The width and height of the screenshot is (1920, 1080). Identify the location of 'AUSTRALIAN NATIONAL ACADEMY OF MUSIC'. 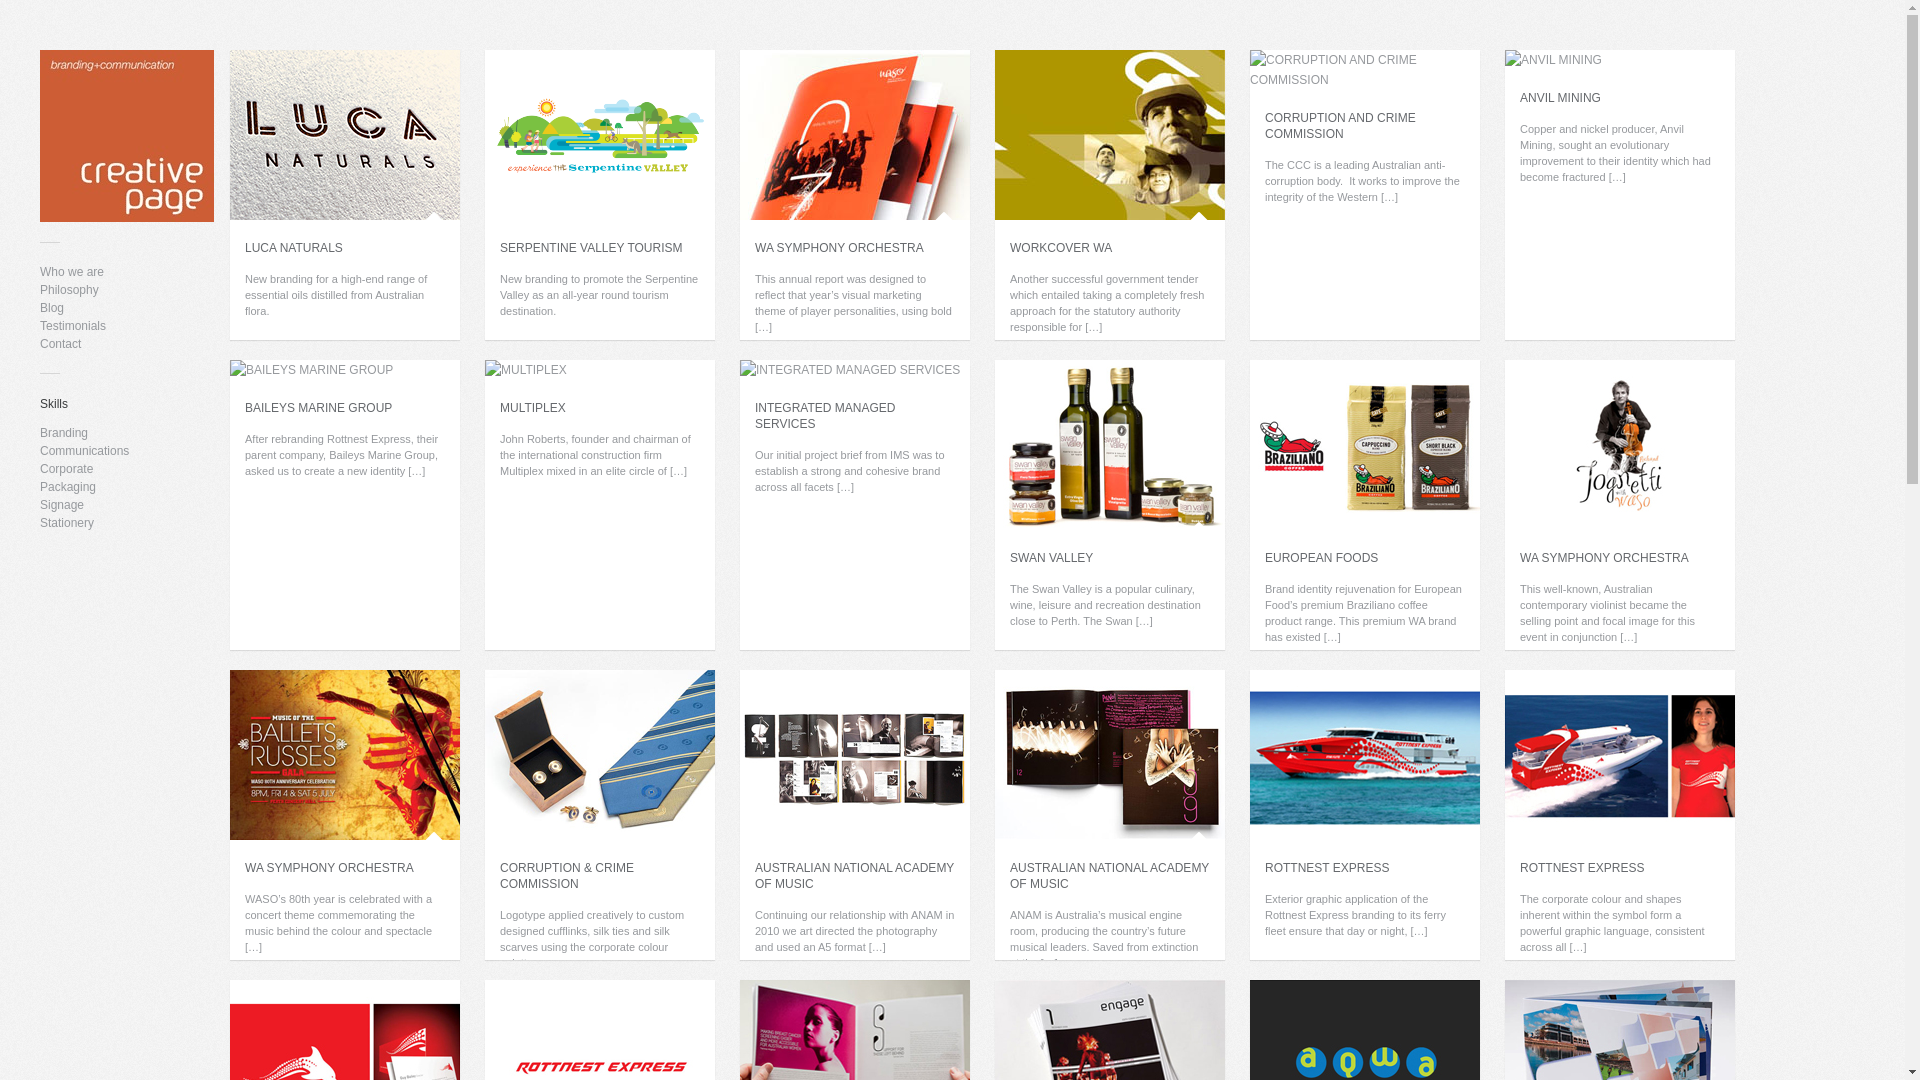
(1108, 874).